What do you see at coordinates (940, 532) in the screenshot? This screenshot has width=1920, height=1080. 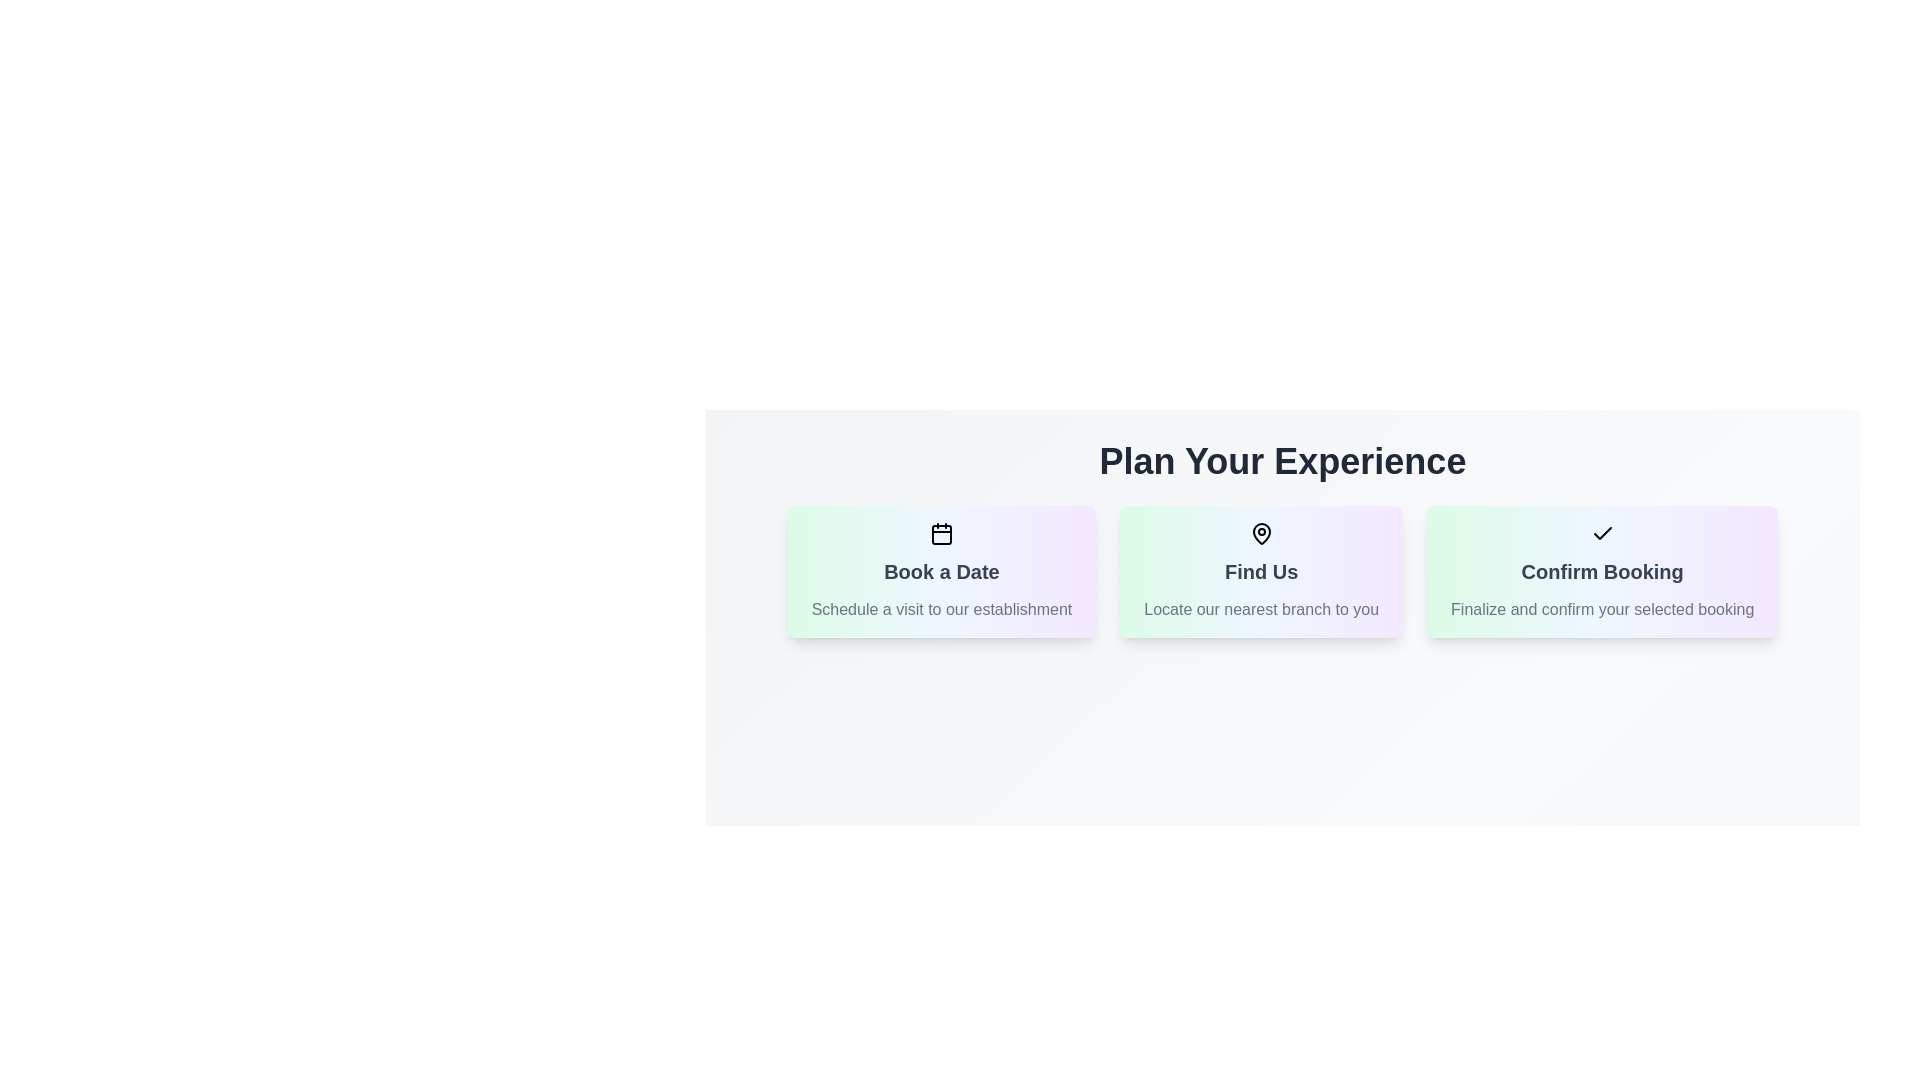 I see `the calendar icon that represents the booking or scheduling functionality, located in the upper section of the leftmost card above the text 'Book a Date'` at bounding box center [940, 532].